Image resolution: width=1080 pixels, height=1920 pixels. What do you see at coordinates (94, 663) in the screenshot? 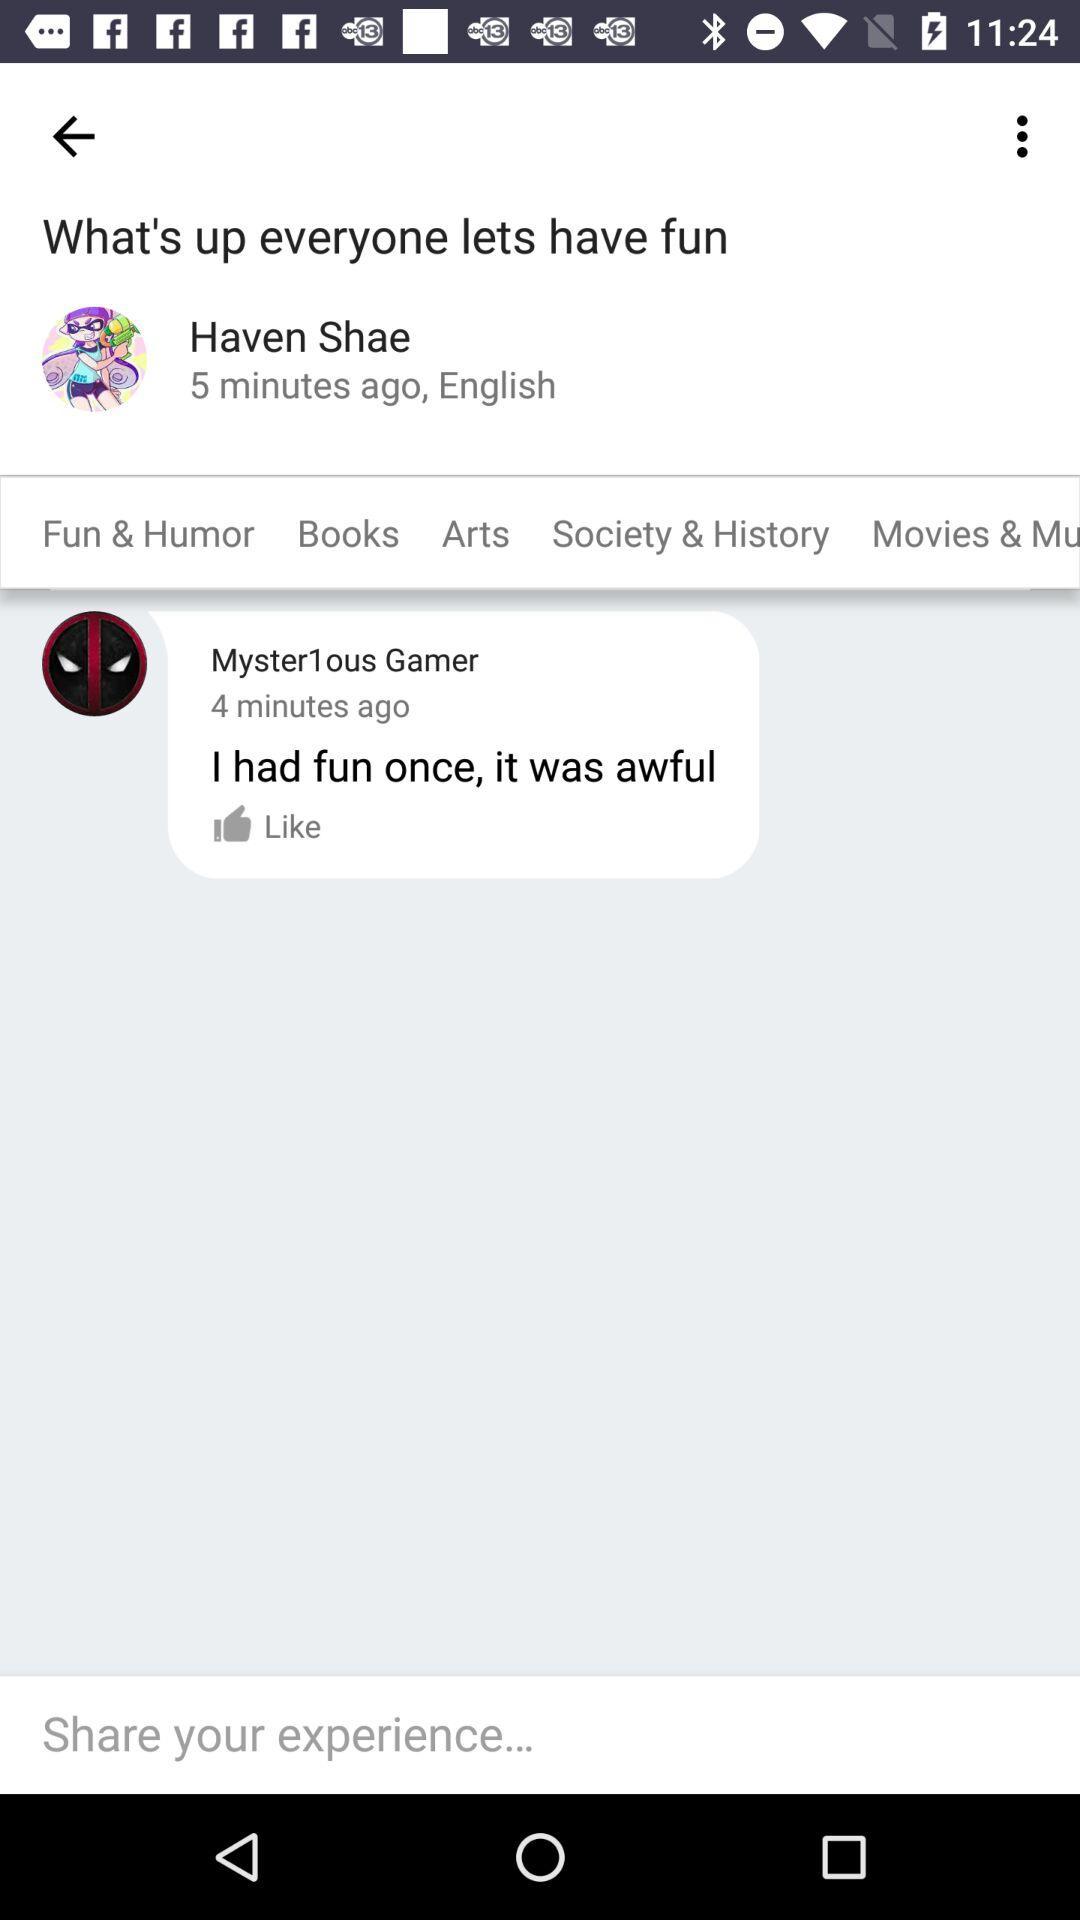
I see `this is the profile icon of the user` at bounding box center [94, 663].